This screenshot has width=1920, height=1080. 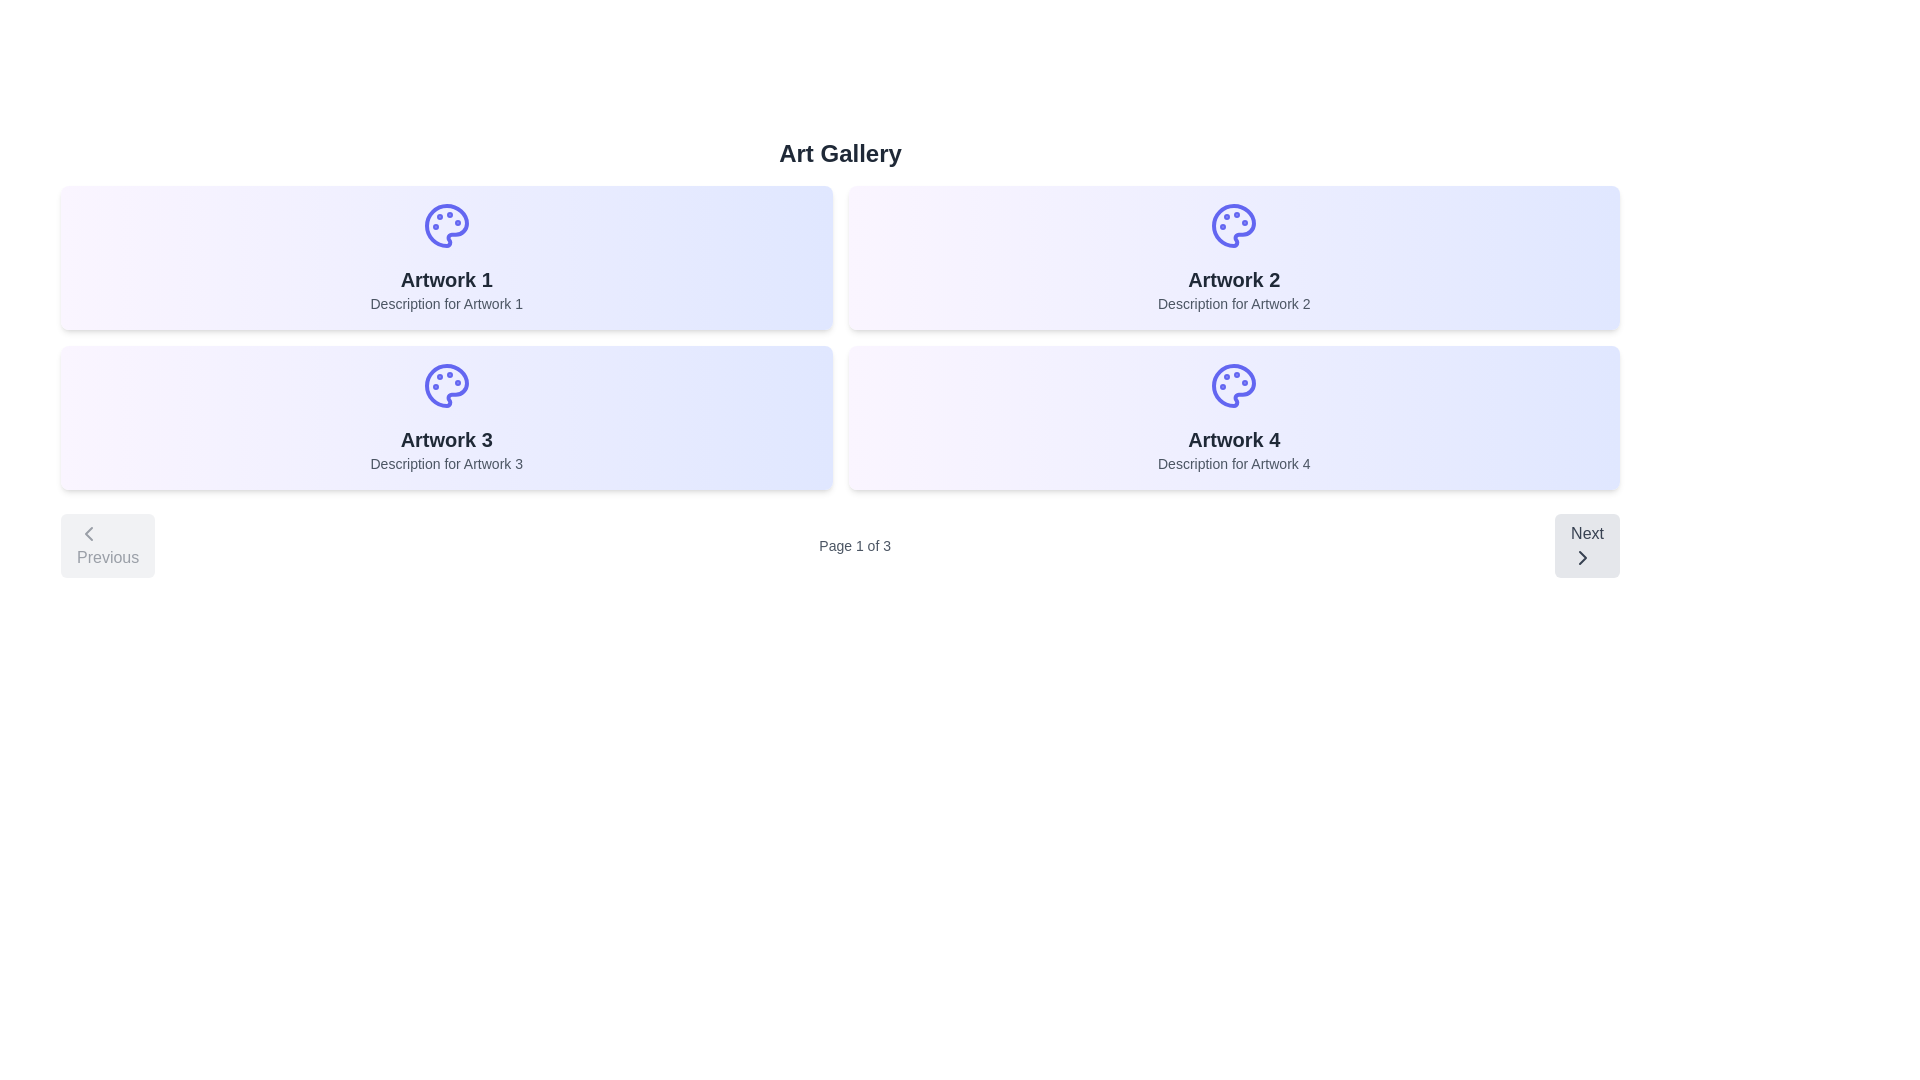 I want to click on the circular purple painter's palette icon located in the bottom-right card of the 2x2 grid layout for interaction, so click(x=1232, y=385).